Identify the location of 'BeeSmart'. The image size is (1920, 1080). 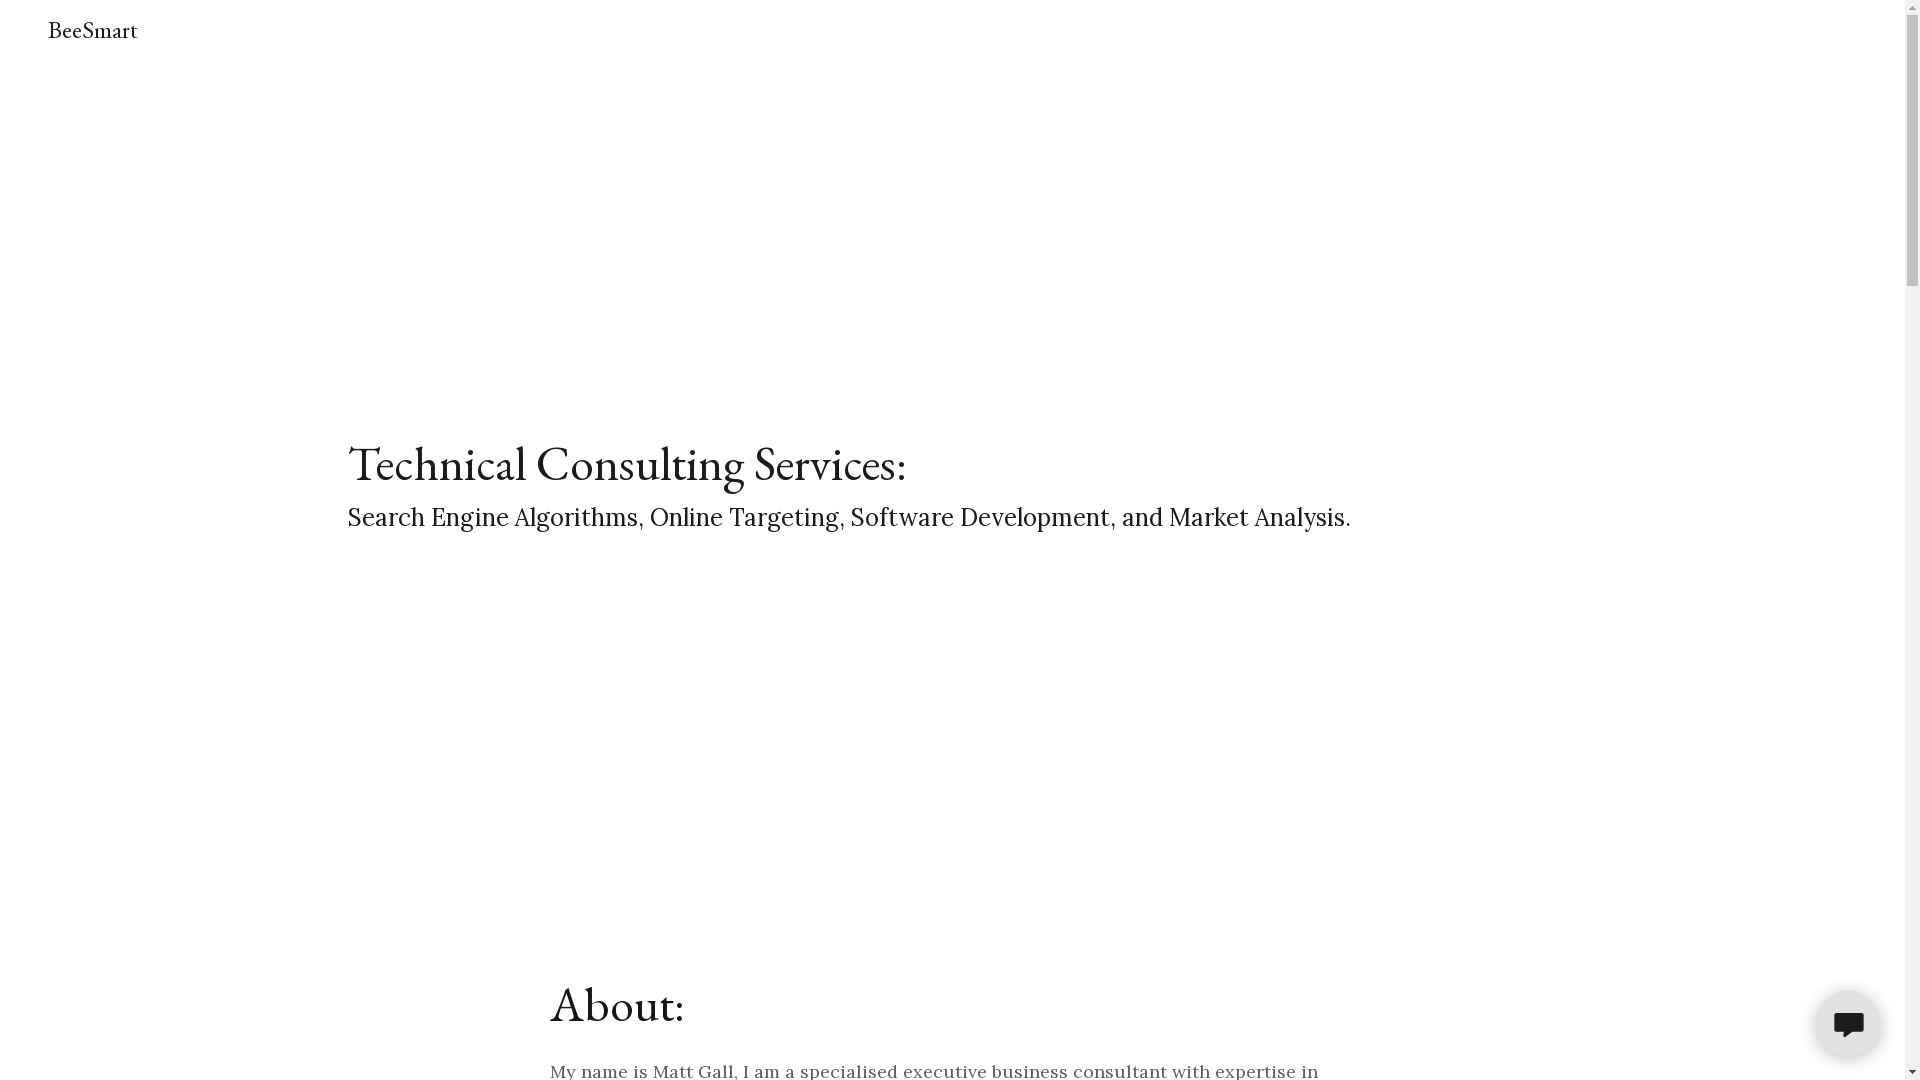
(91, 31).